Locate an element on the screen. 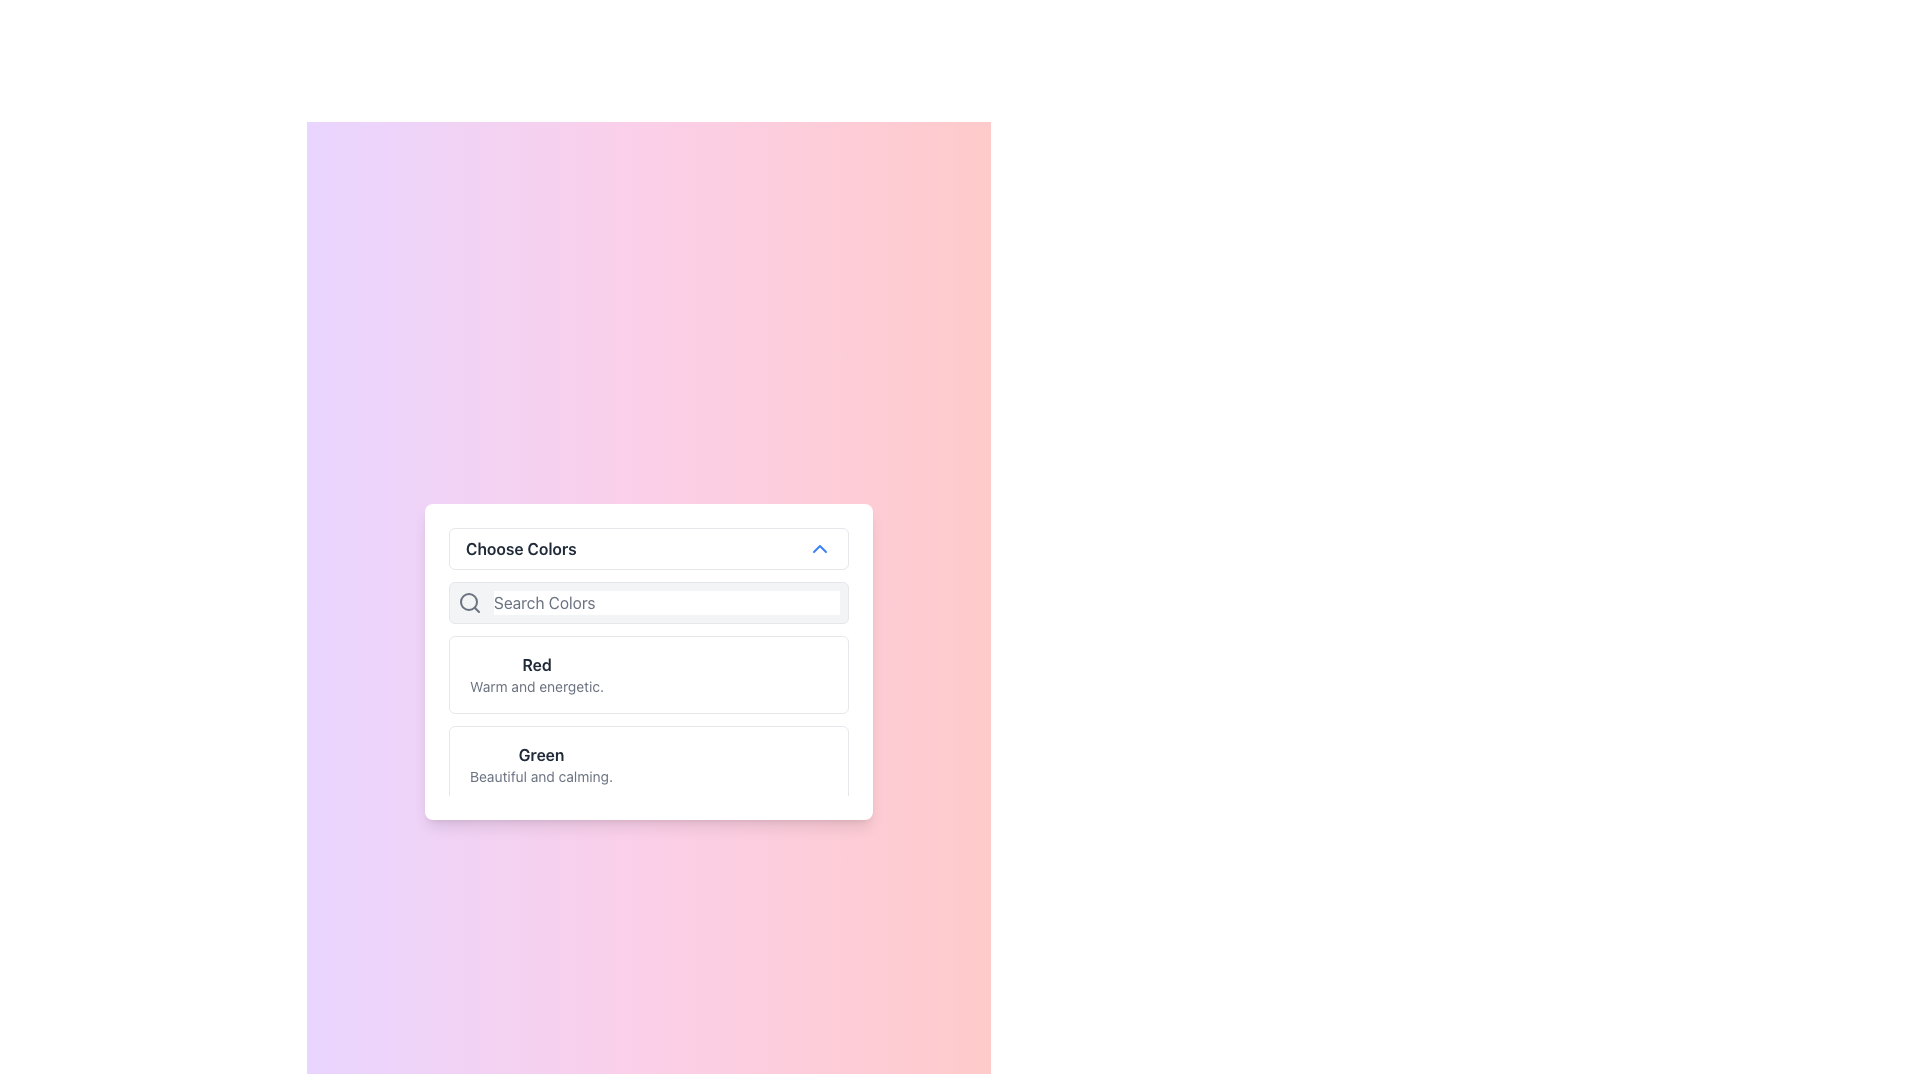 This screenshot has width=1920, height=1080. the SVG circle graphic that is part of the search icon located in the top-left section of the dialog box, inside the input field's left-side icon is located at coordinates (468, 600).